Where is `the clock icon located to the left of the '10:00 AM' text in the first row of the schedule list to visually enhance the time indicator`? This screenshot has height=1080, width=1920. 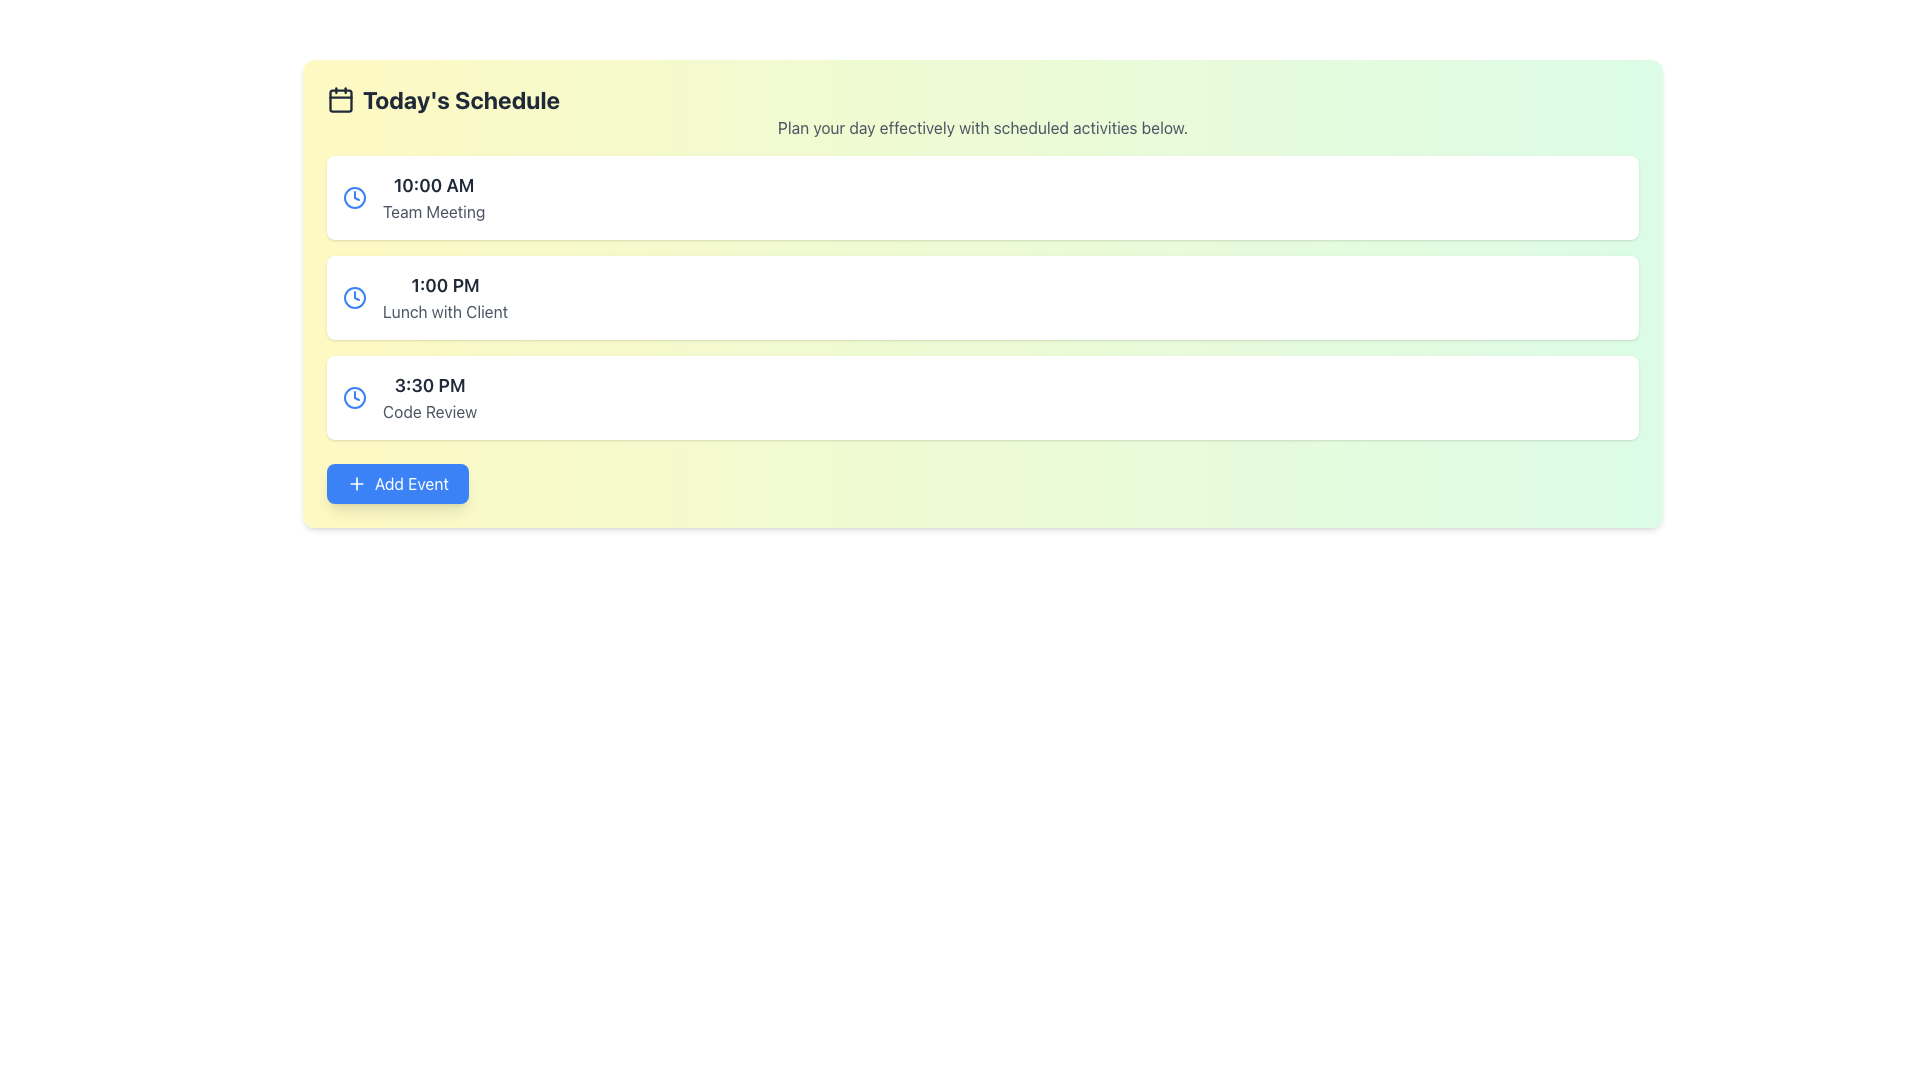 the clock icon located to the left of the '10:00 AM' text in the first row of the schedule list to visually enhance the time indicator is located at coordinates (355, 197).